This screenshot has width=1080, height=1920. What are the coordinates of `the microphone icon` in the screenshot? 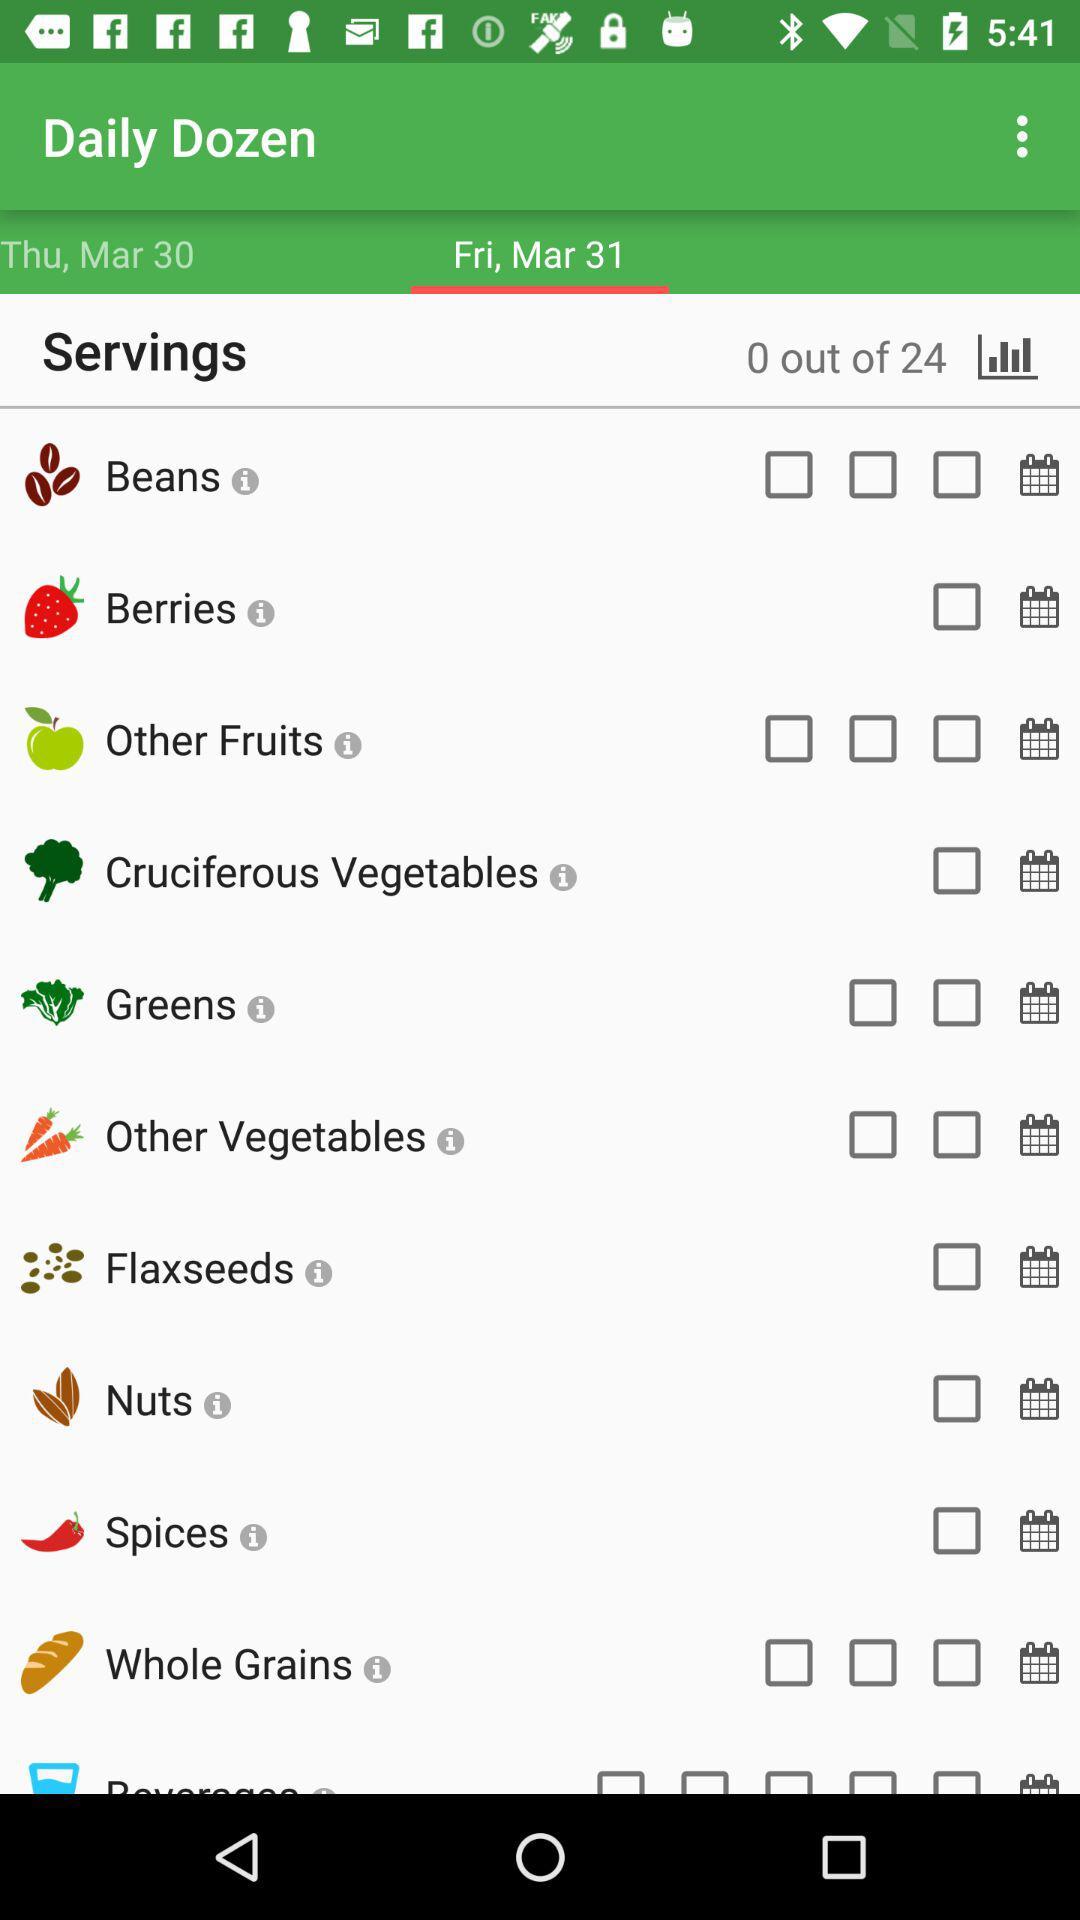 It's located at (51, 473).